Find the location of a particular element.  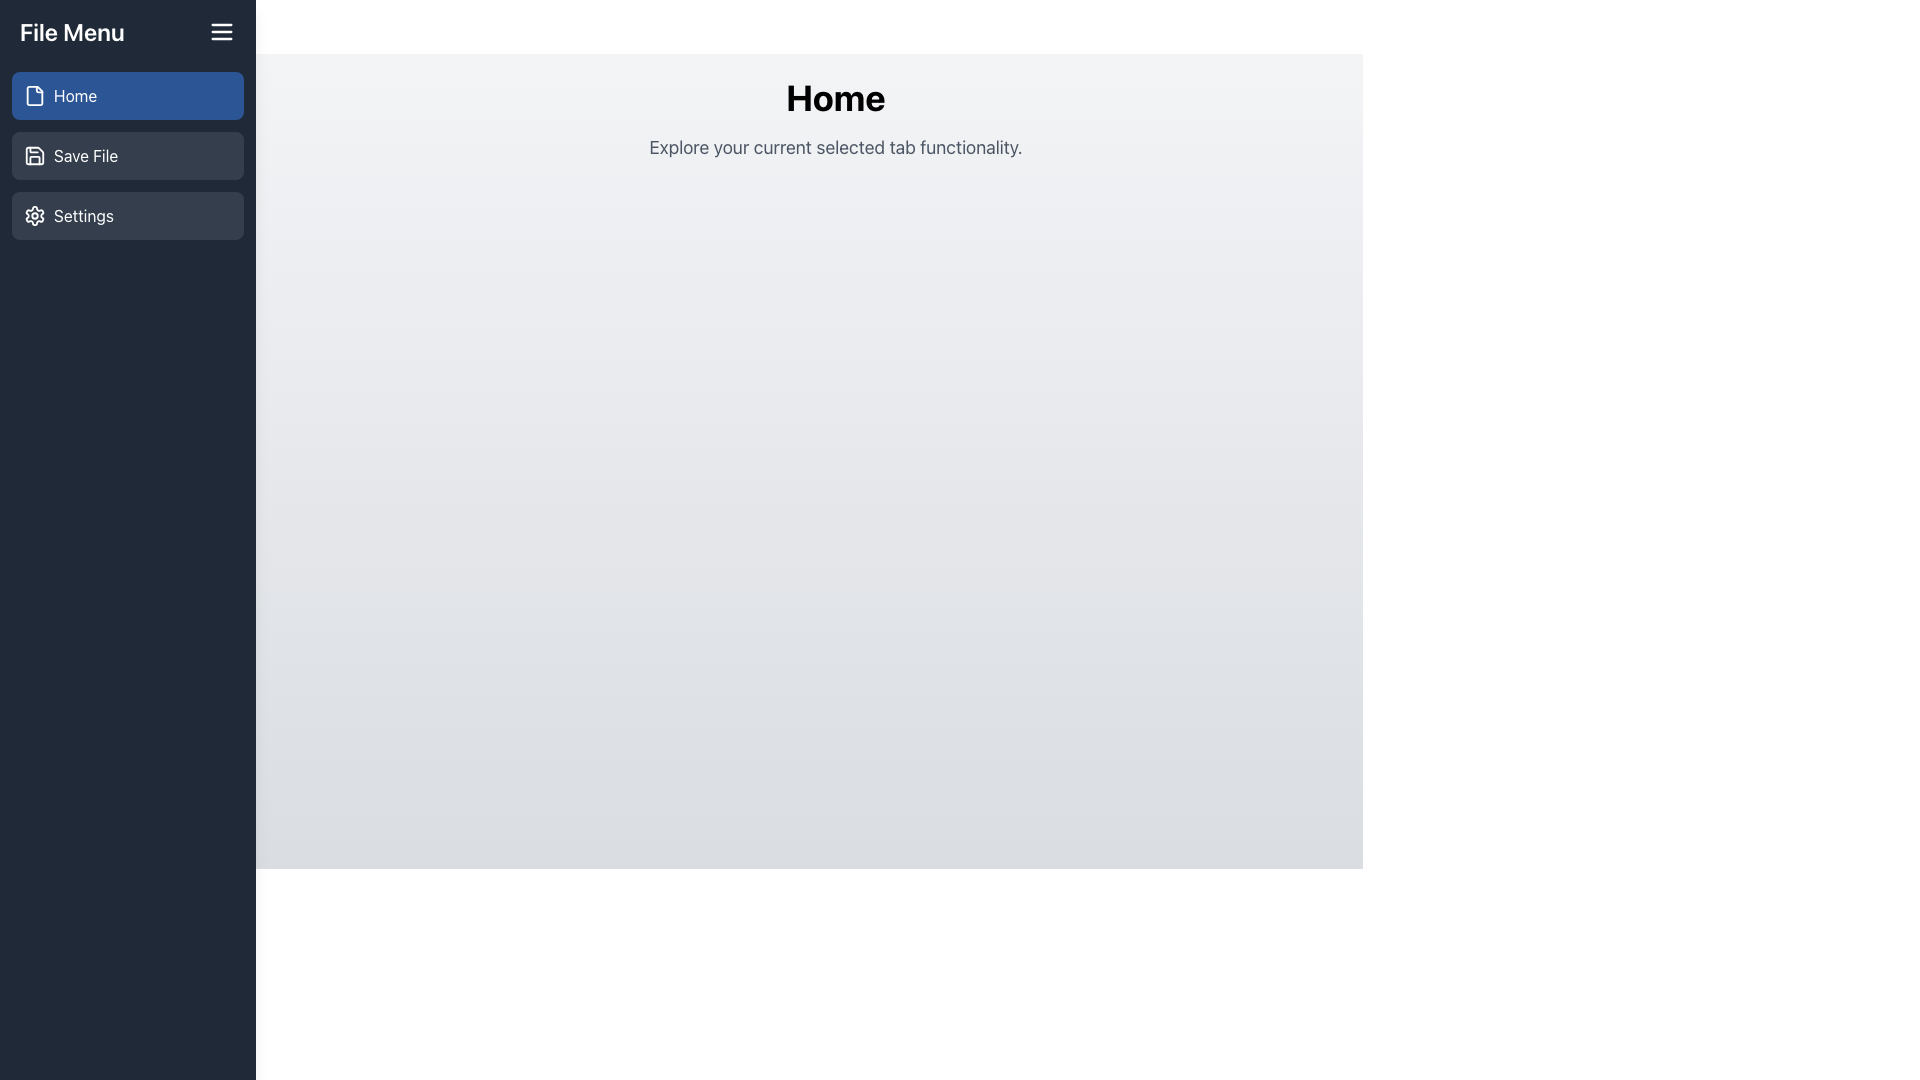

text of the 'File Menu' label located at the top-left corner of the navigation pane, above the navigation options is located at coordinates (72, 31).